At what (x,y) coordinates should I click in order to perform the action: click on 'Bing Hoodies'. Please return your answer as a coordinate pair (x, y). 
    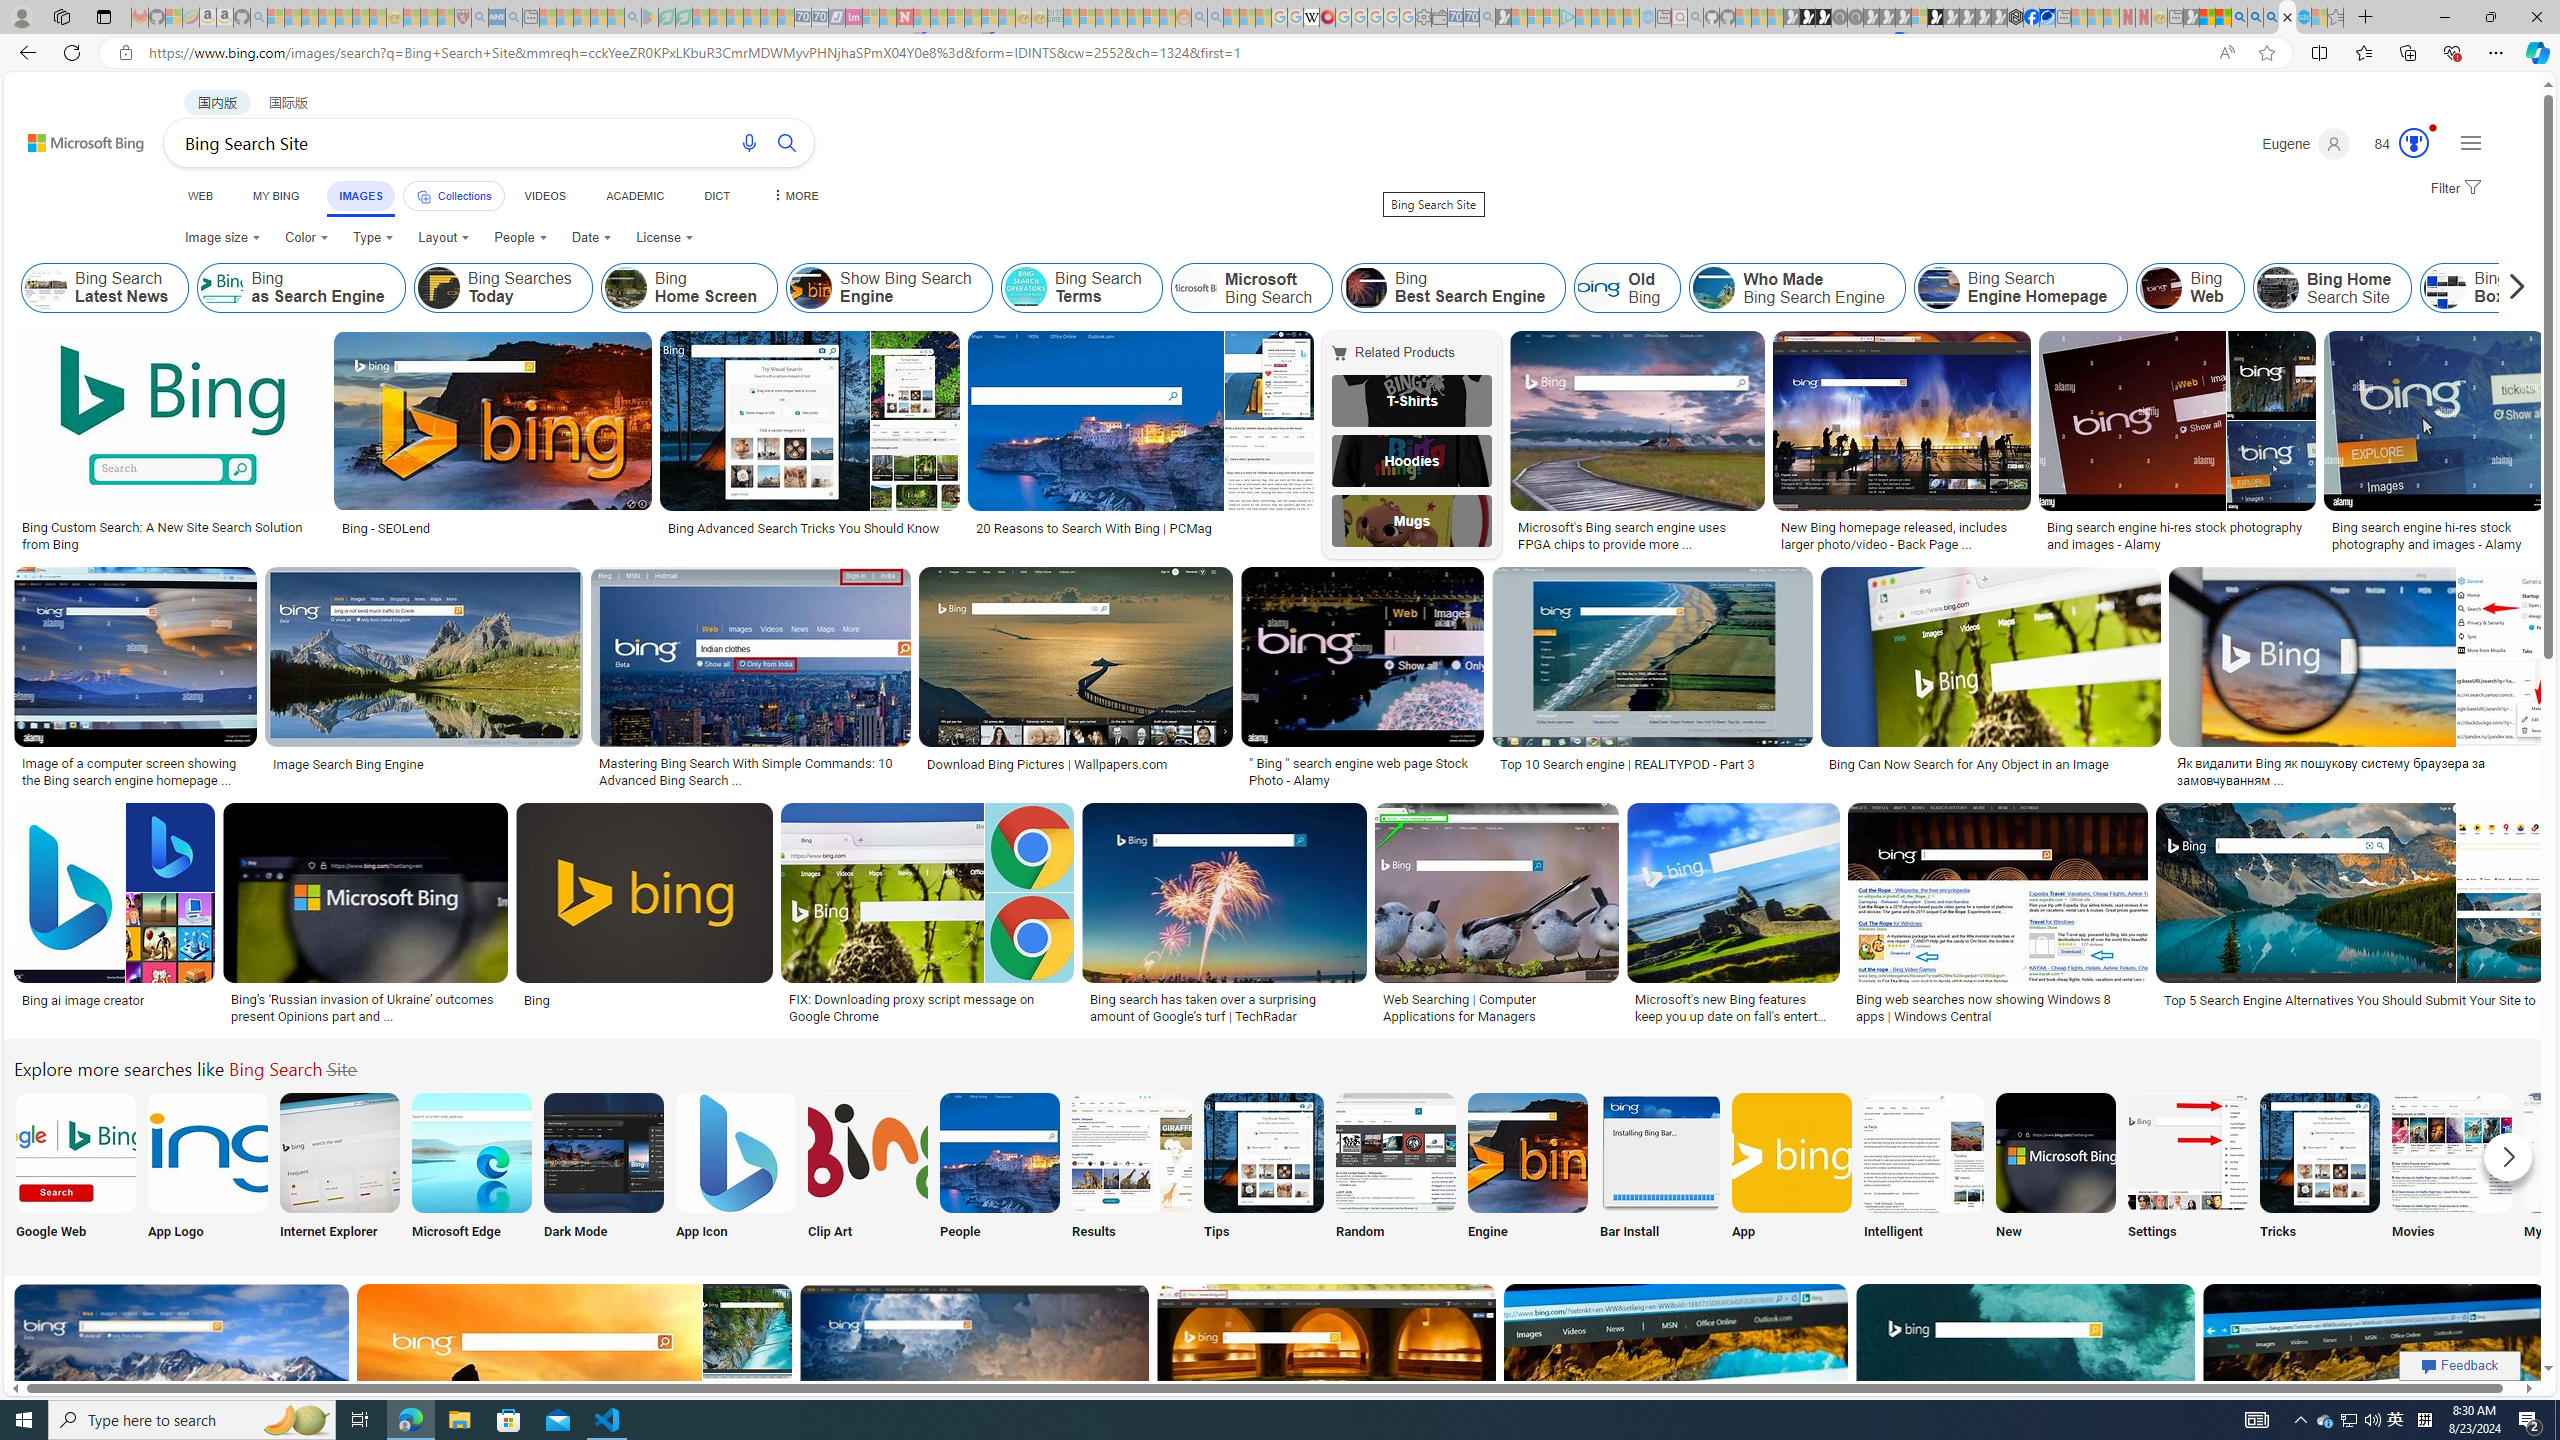
    Looking at the image, I should click on (1410, 459).